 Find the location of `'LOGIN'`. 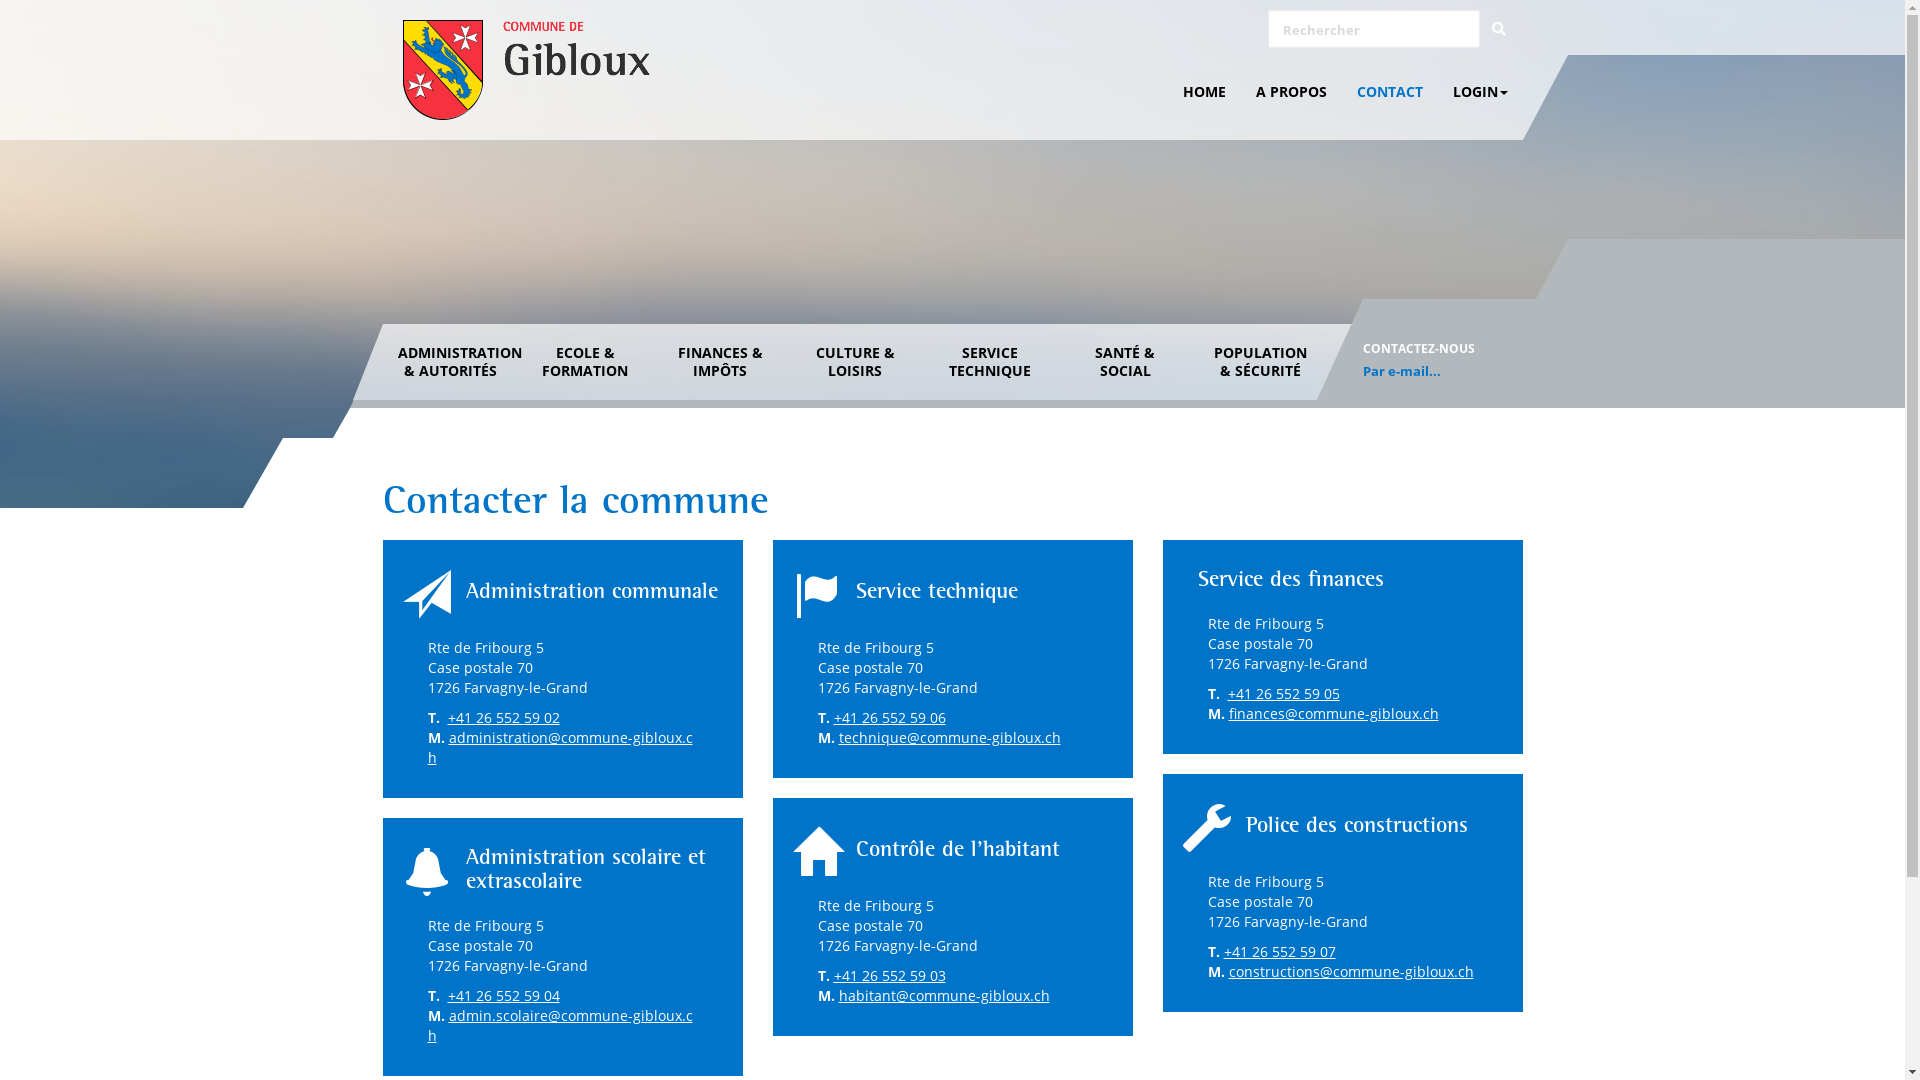

'LOGIN' is located at coordinates (1437, 92).